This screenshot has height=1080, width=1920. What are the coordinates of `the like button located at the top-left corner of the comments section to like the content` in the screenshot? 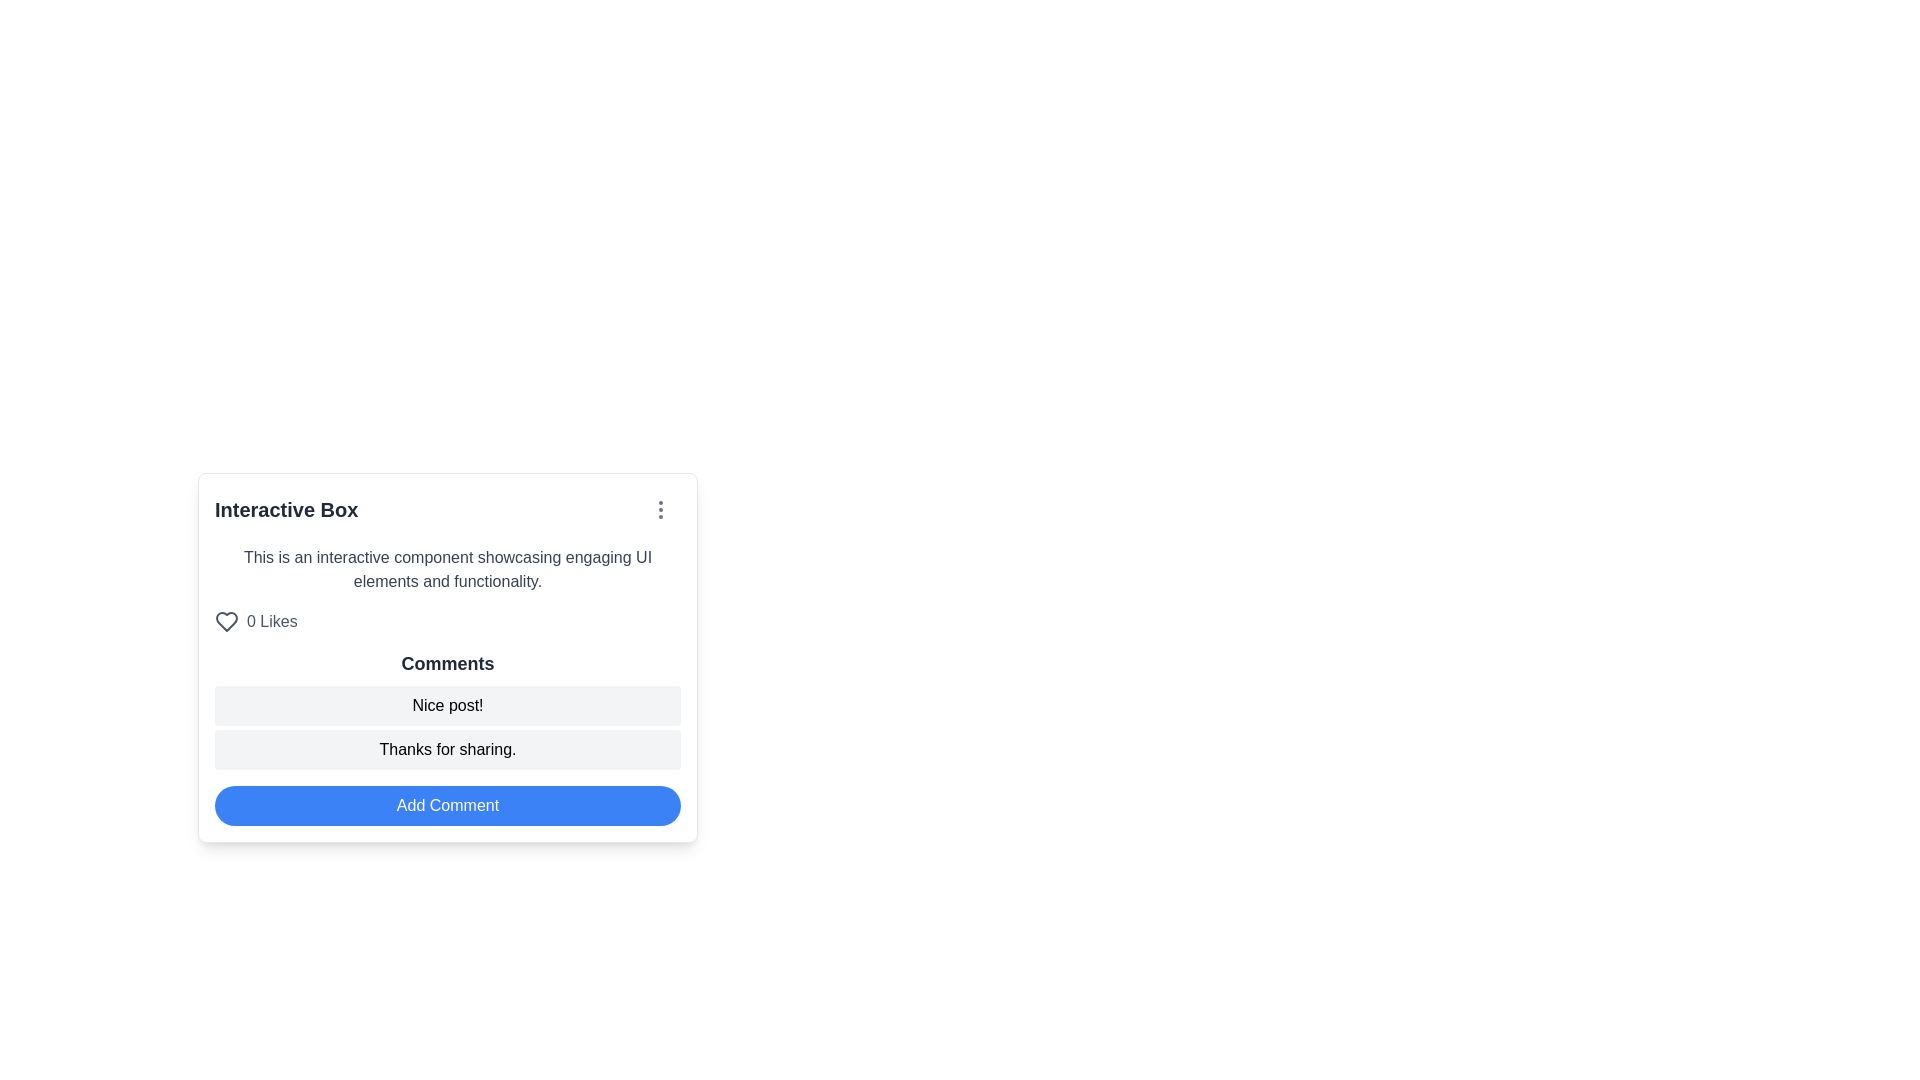 It's located at (255, 620).